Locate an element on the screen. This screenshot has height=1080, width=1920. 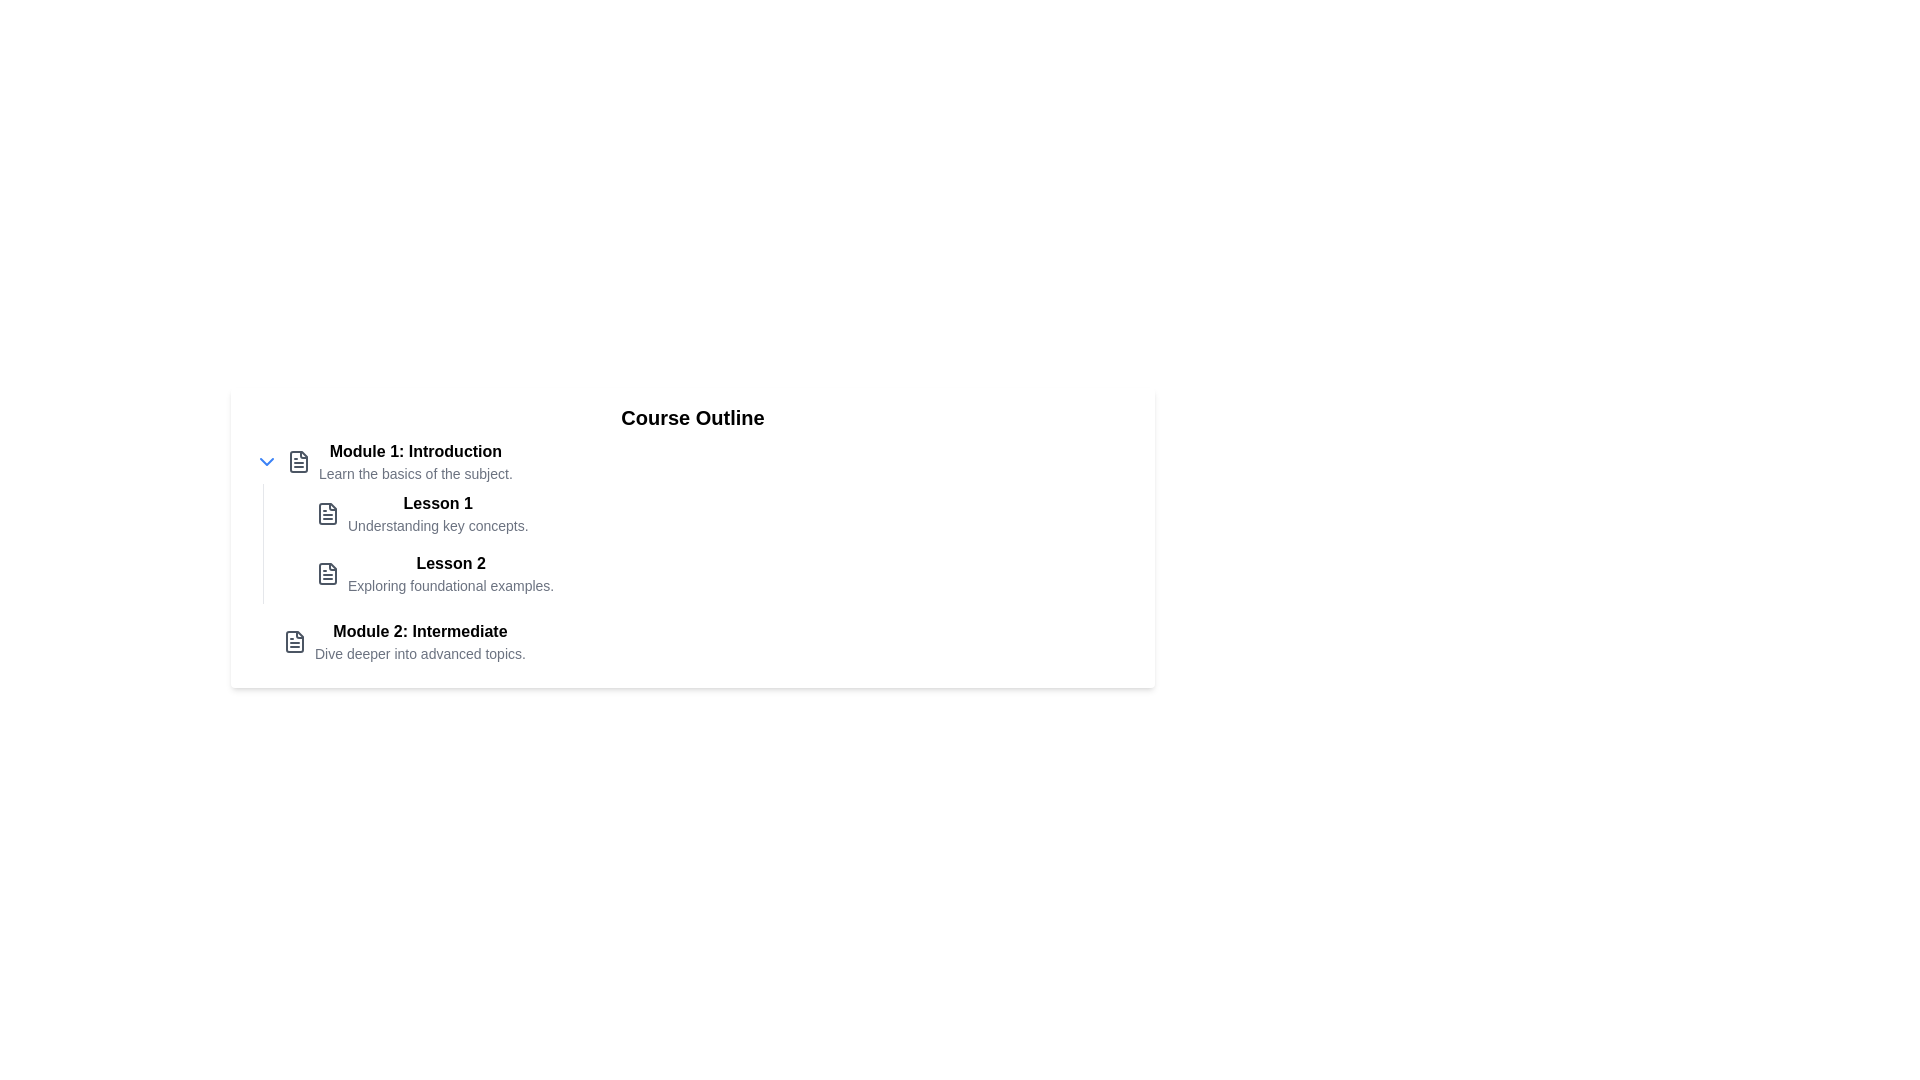
the Text Label that provides a detailed description of the topic covered in Lesson 2, located under the heading 'Lesson 2' and within the outlined course structure is located at coordinates (450, 585).